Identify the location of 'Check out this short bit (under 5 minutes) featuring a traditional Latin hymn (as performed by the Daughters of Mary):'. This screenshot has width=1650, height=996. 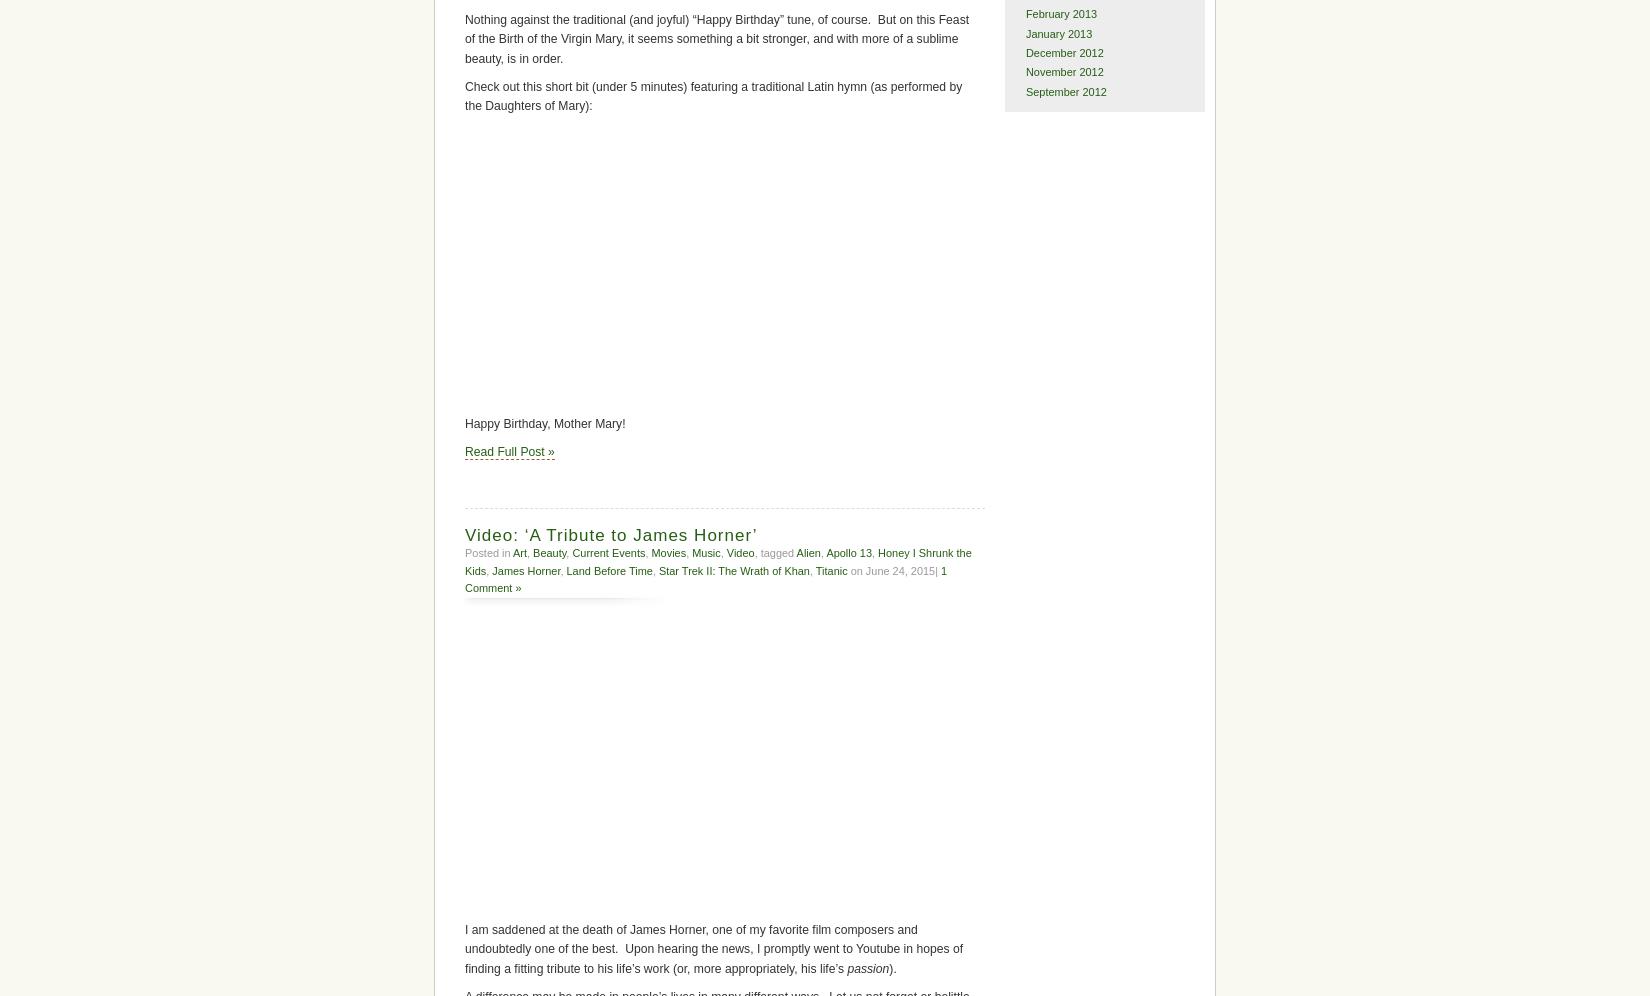
(712, 95).